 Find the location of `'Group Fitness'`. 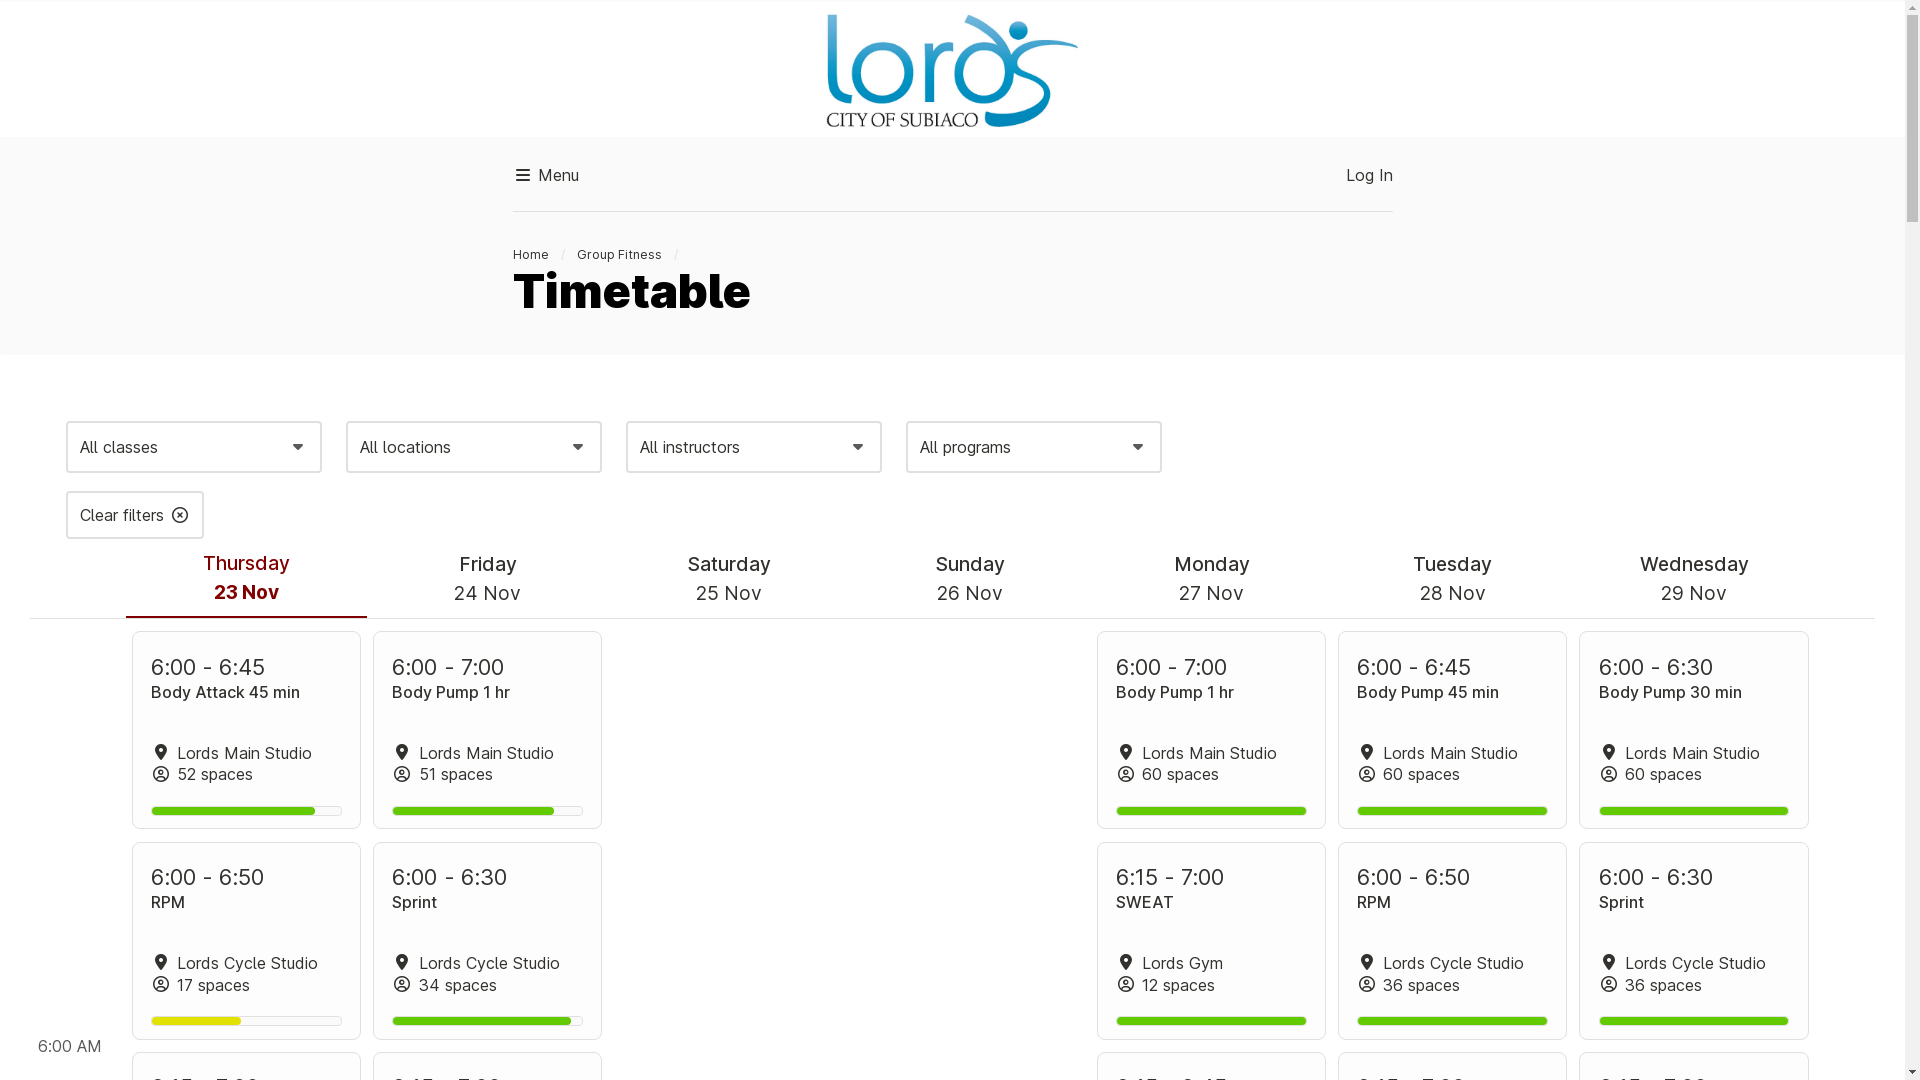

'Group Fitness' is located at coordinates (618, 253).